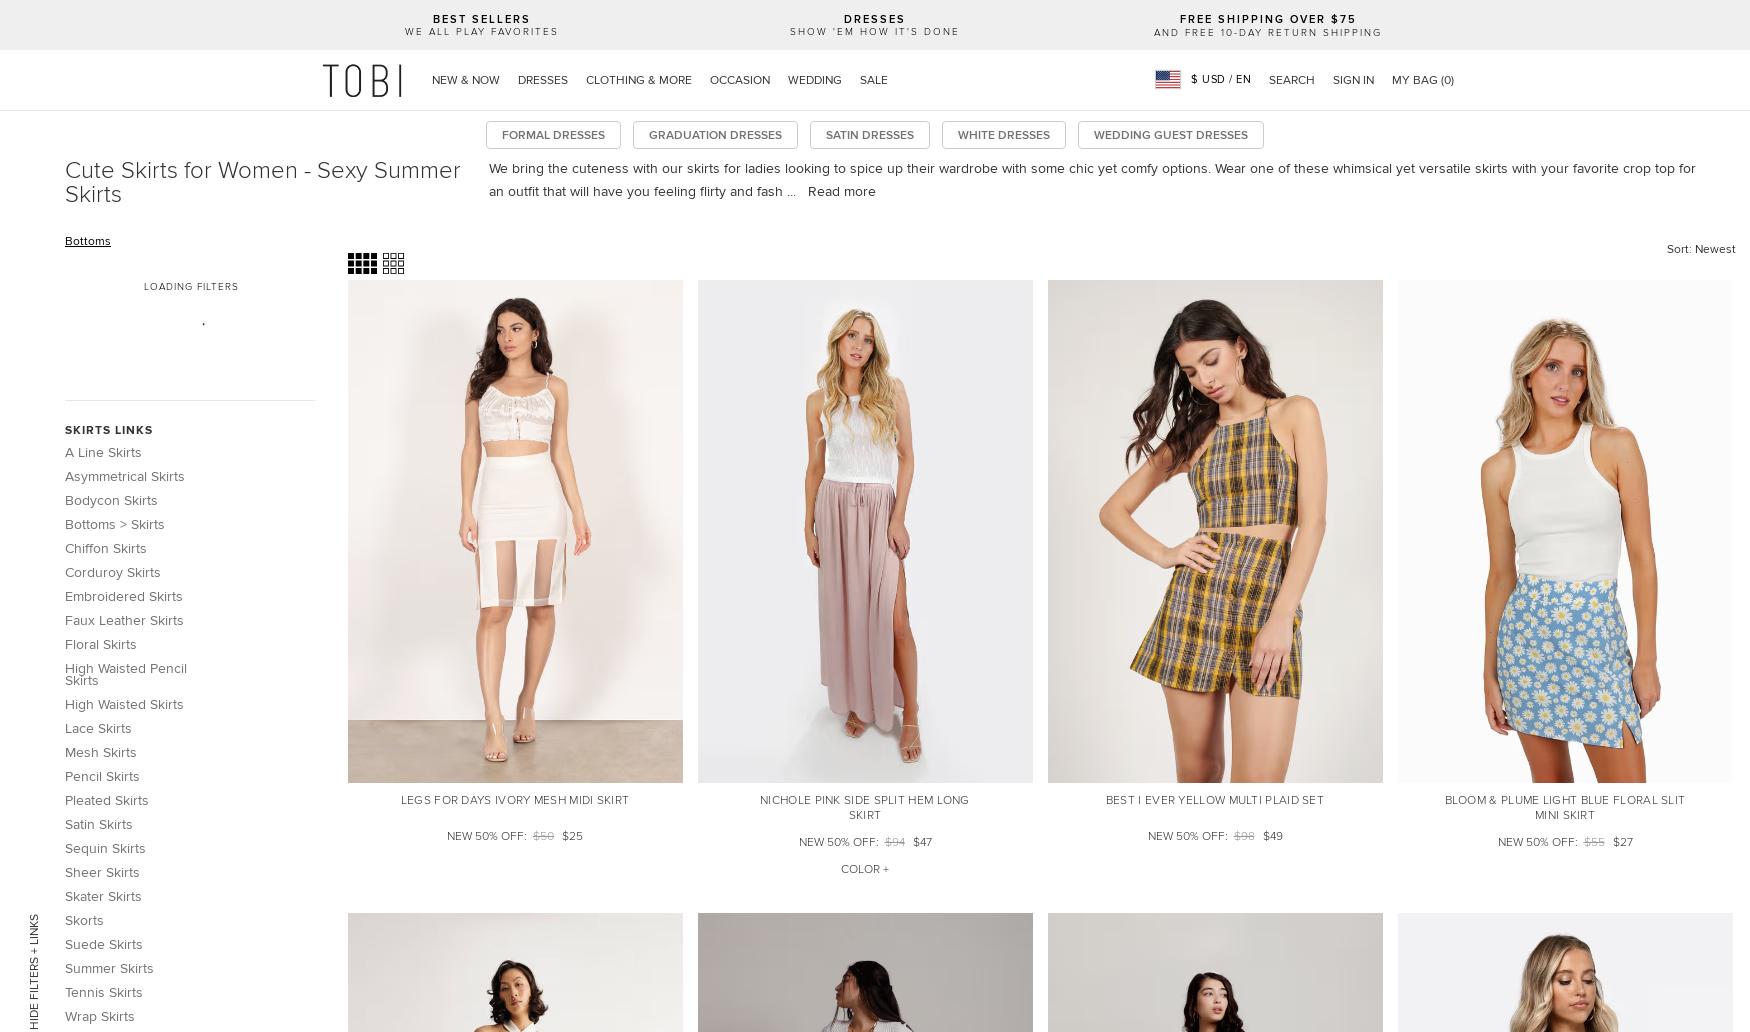 This screenshot has height=1032, width=1750. I want to click on '$27', so click(1622, 841).